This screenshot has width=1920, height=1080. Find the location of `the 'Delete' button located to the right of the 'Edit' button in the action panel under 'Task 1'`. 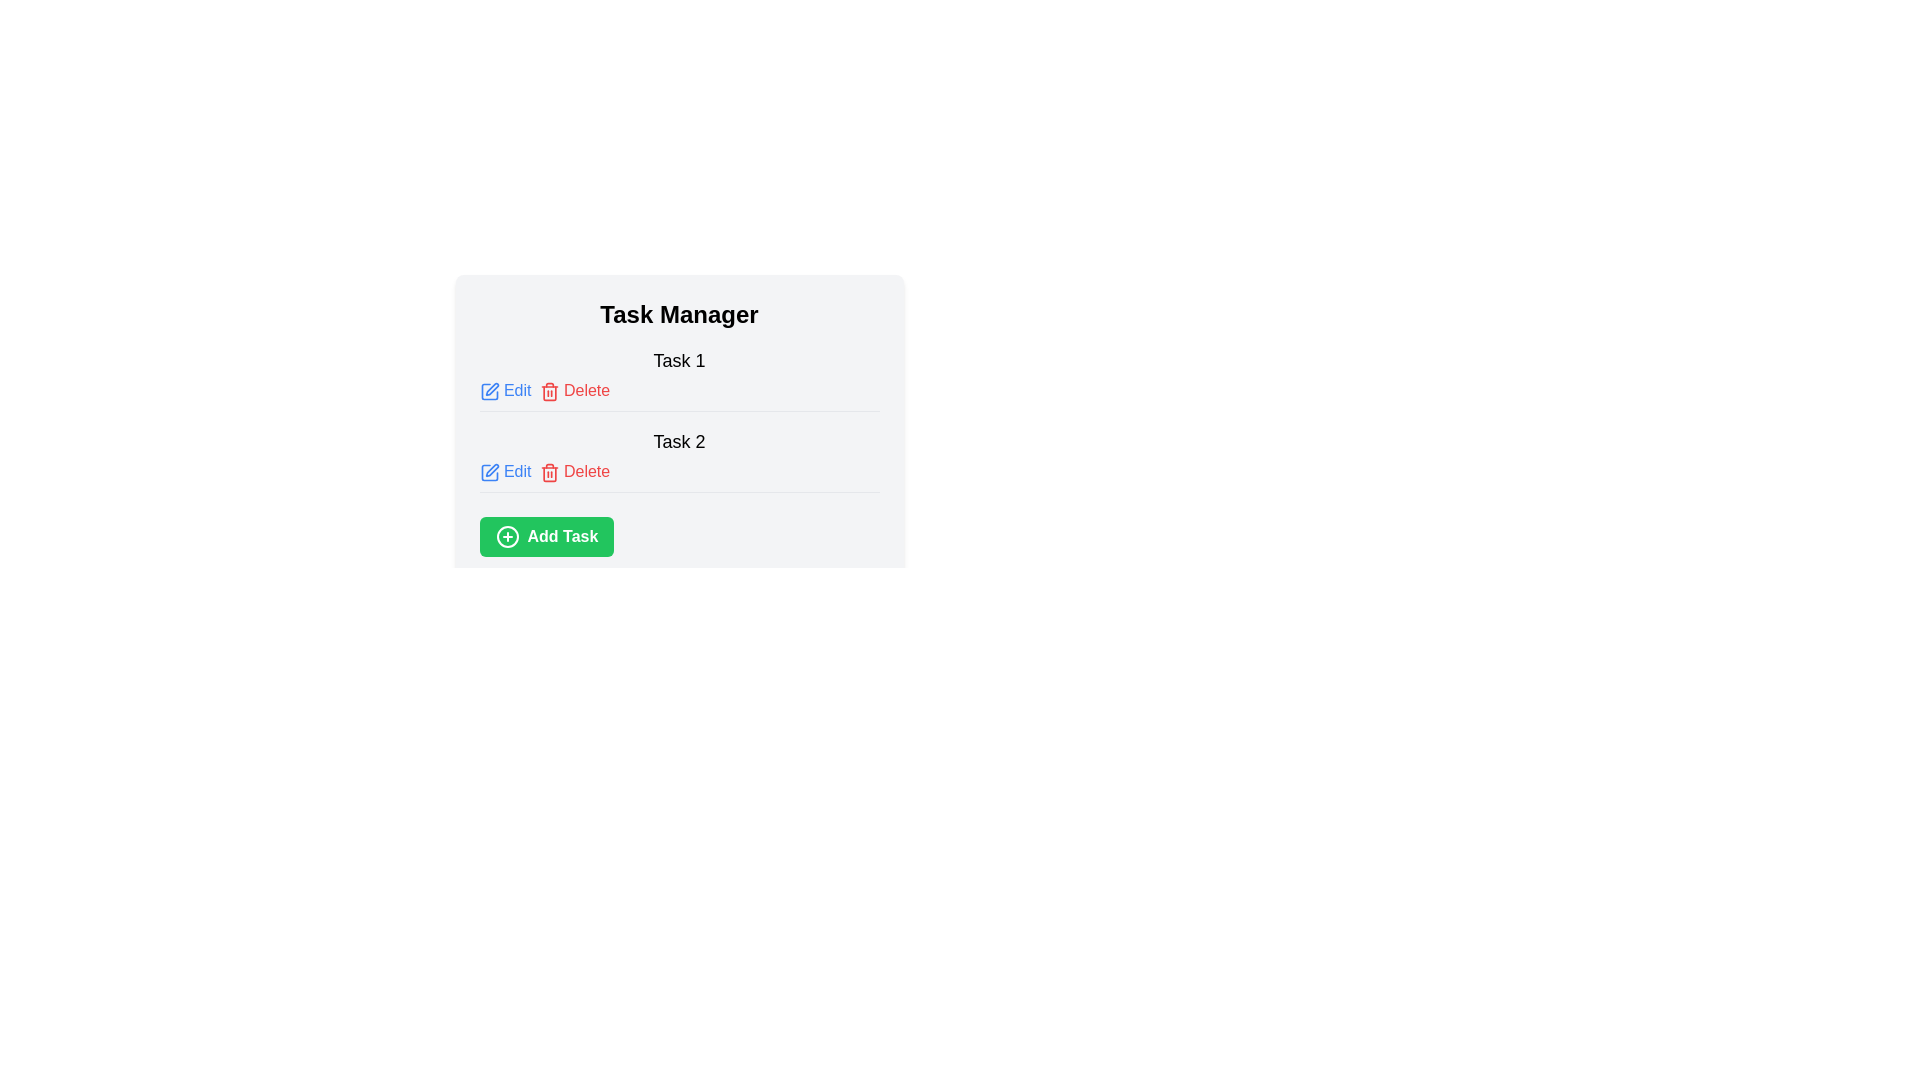

the 'Delete' button located to the right of the 'Edit' button in the action panel under 'Task 1' is located at coordinates (573, 390).